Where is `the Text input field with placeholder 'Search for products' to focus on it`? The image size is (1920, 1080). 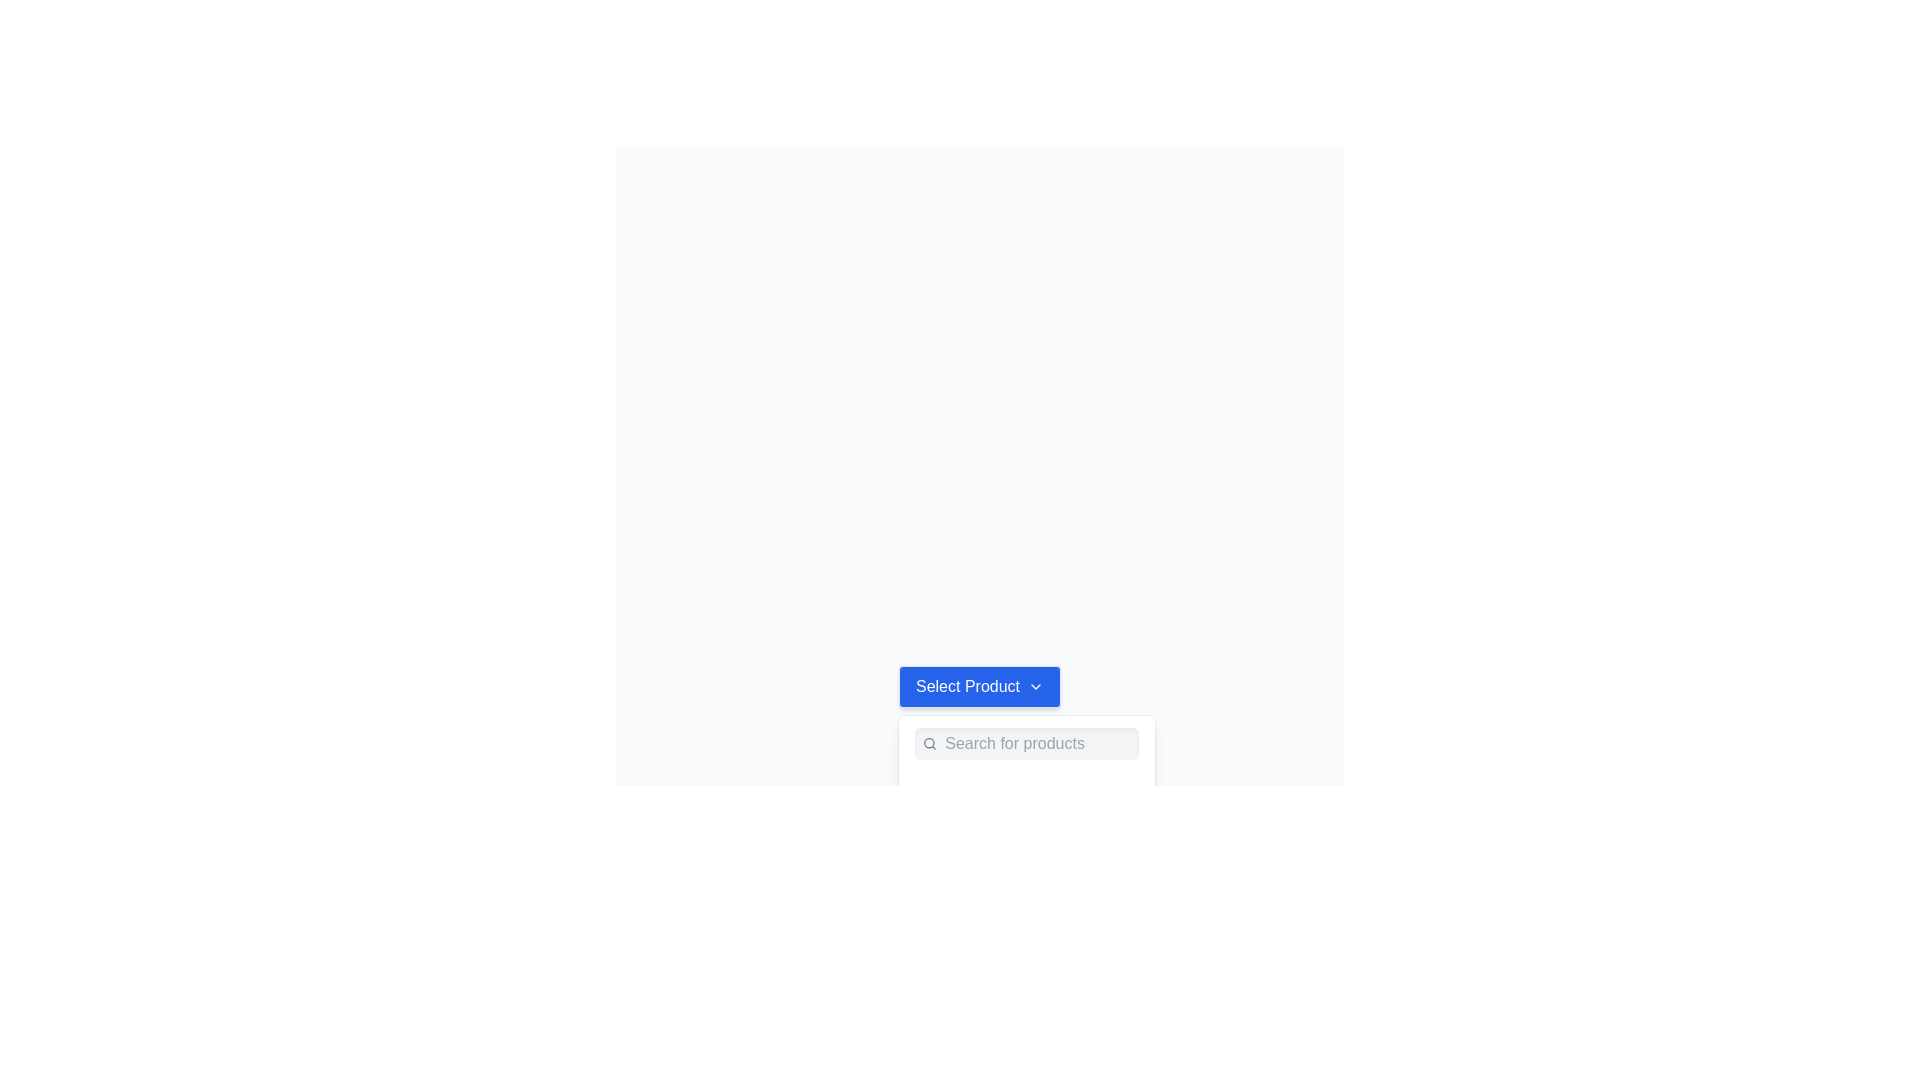 the Text input field with placeholder 'Search for products' to focus on it is located at coordinates (1027, 744).